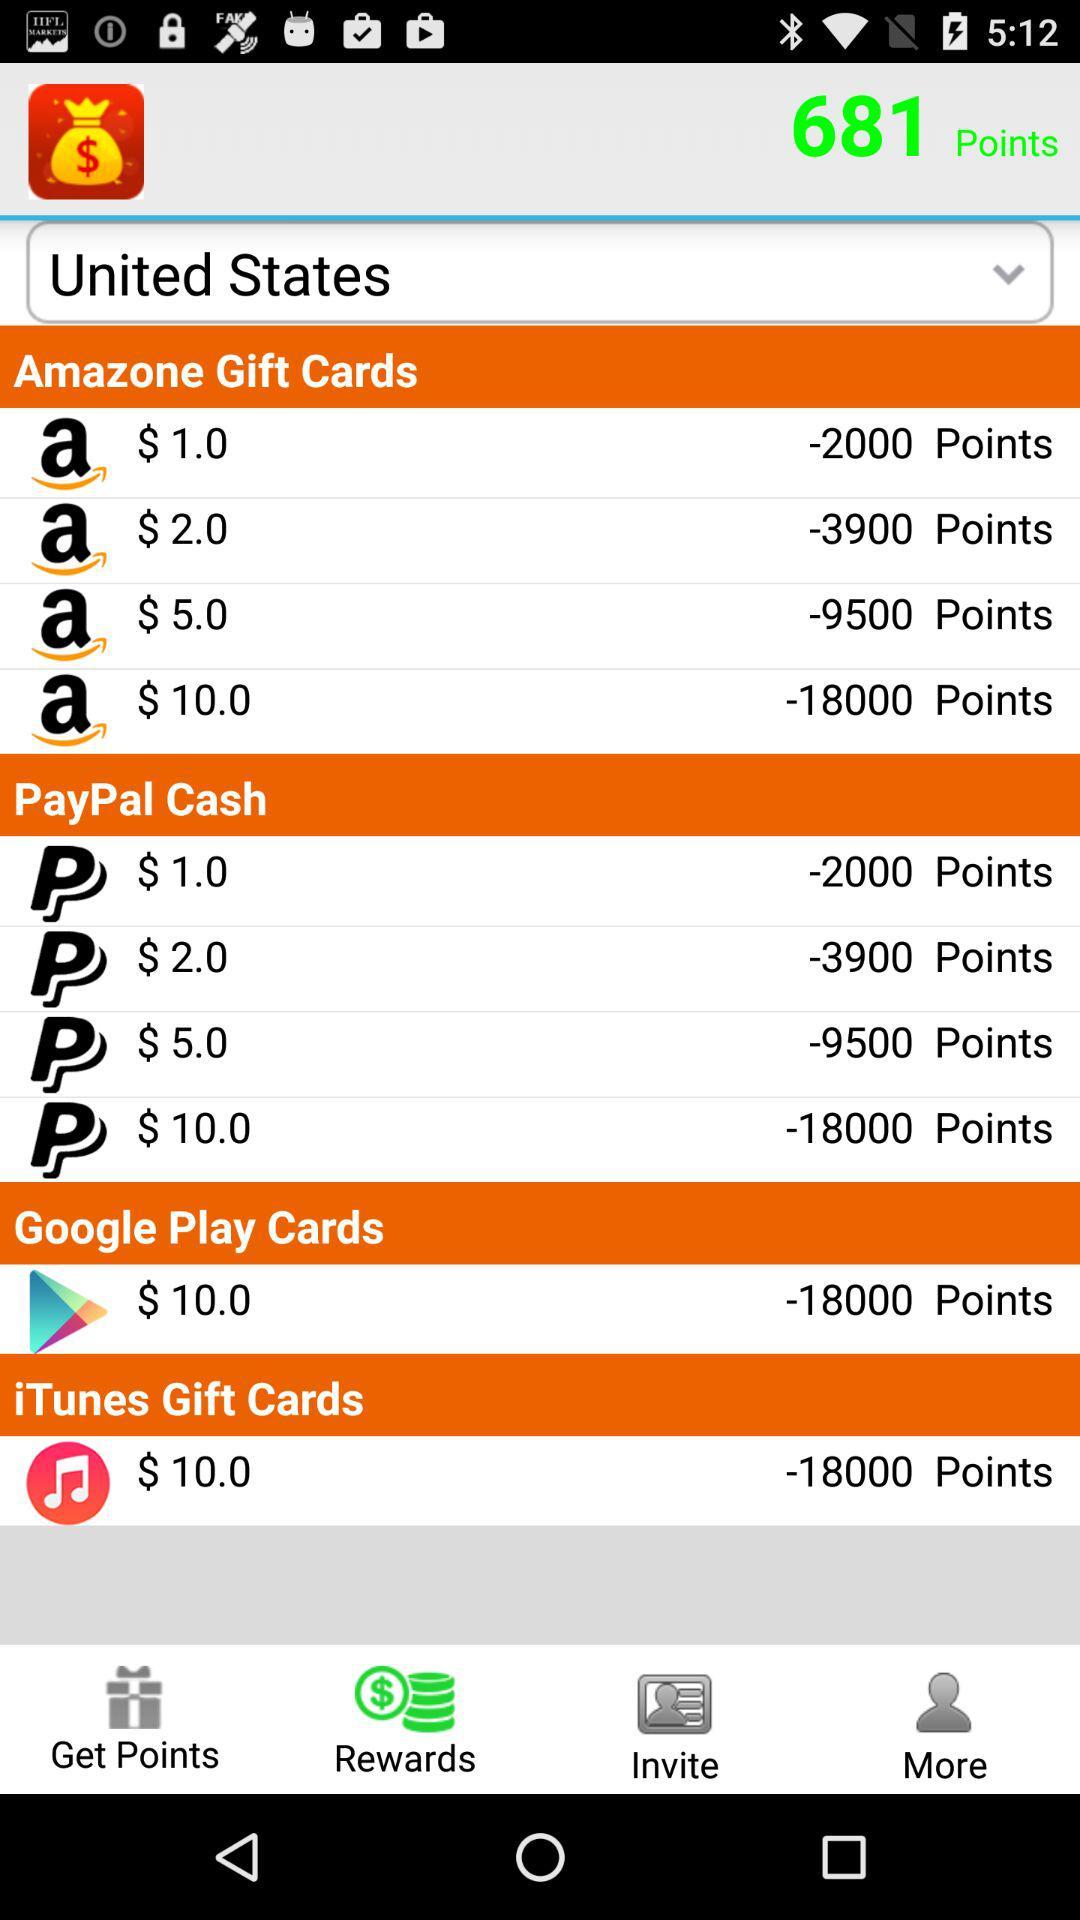 This screenshot has width=1080, height=1920. What do you see at coordinates (405, 1718) in the screenshot?
I see `icon below $ 10.0` at bounding box center [405, 1718].